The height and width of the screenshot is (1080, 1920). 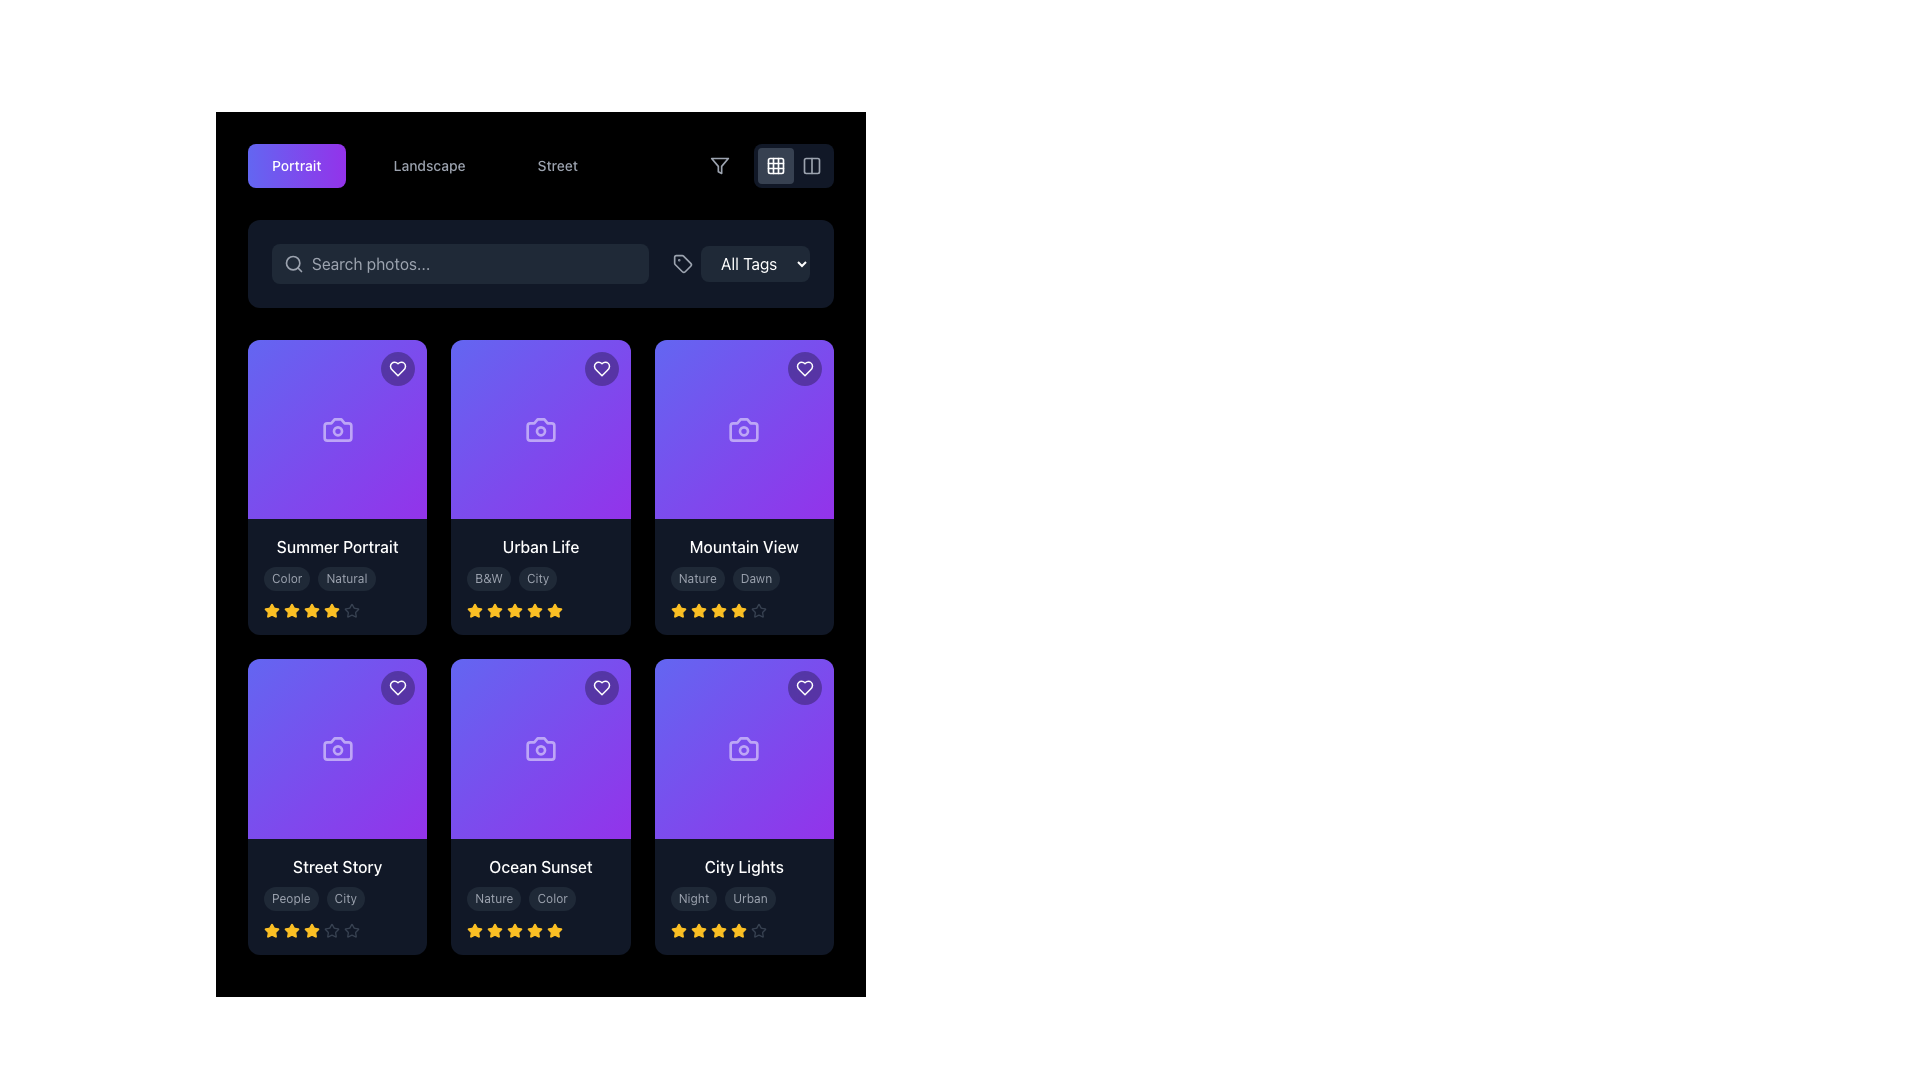 What do you see at coordinates (541, 895) in the screenshot?
I see `the second tag labeled 'Color'` at bounding box center [541, 895].